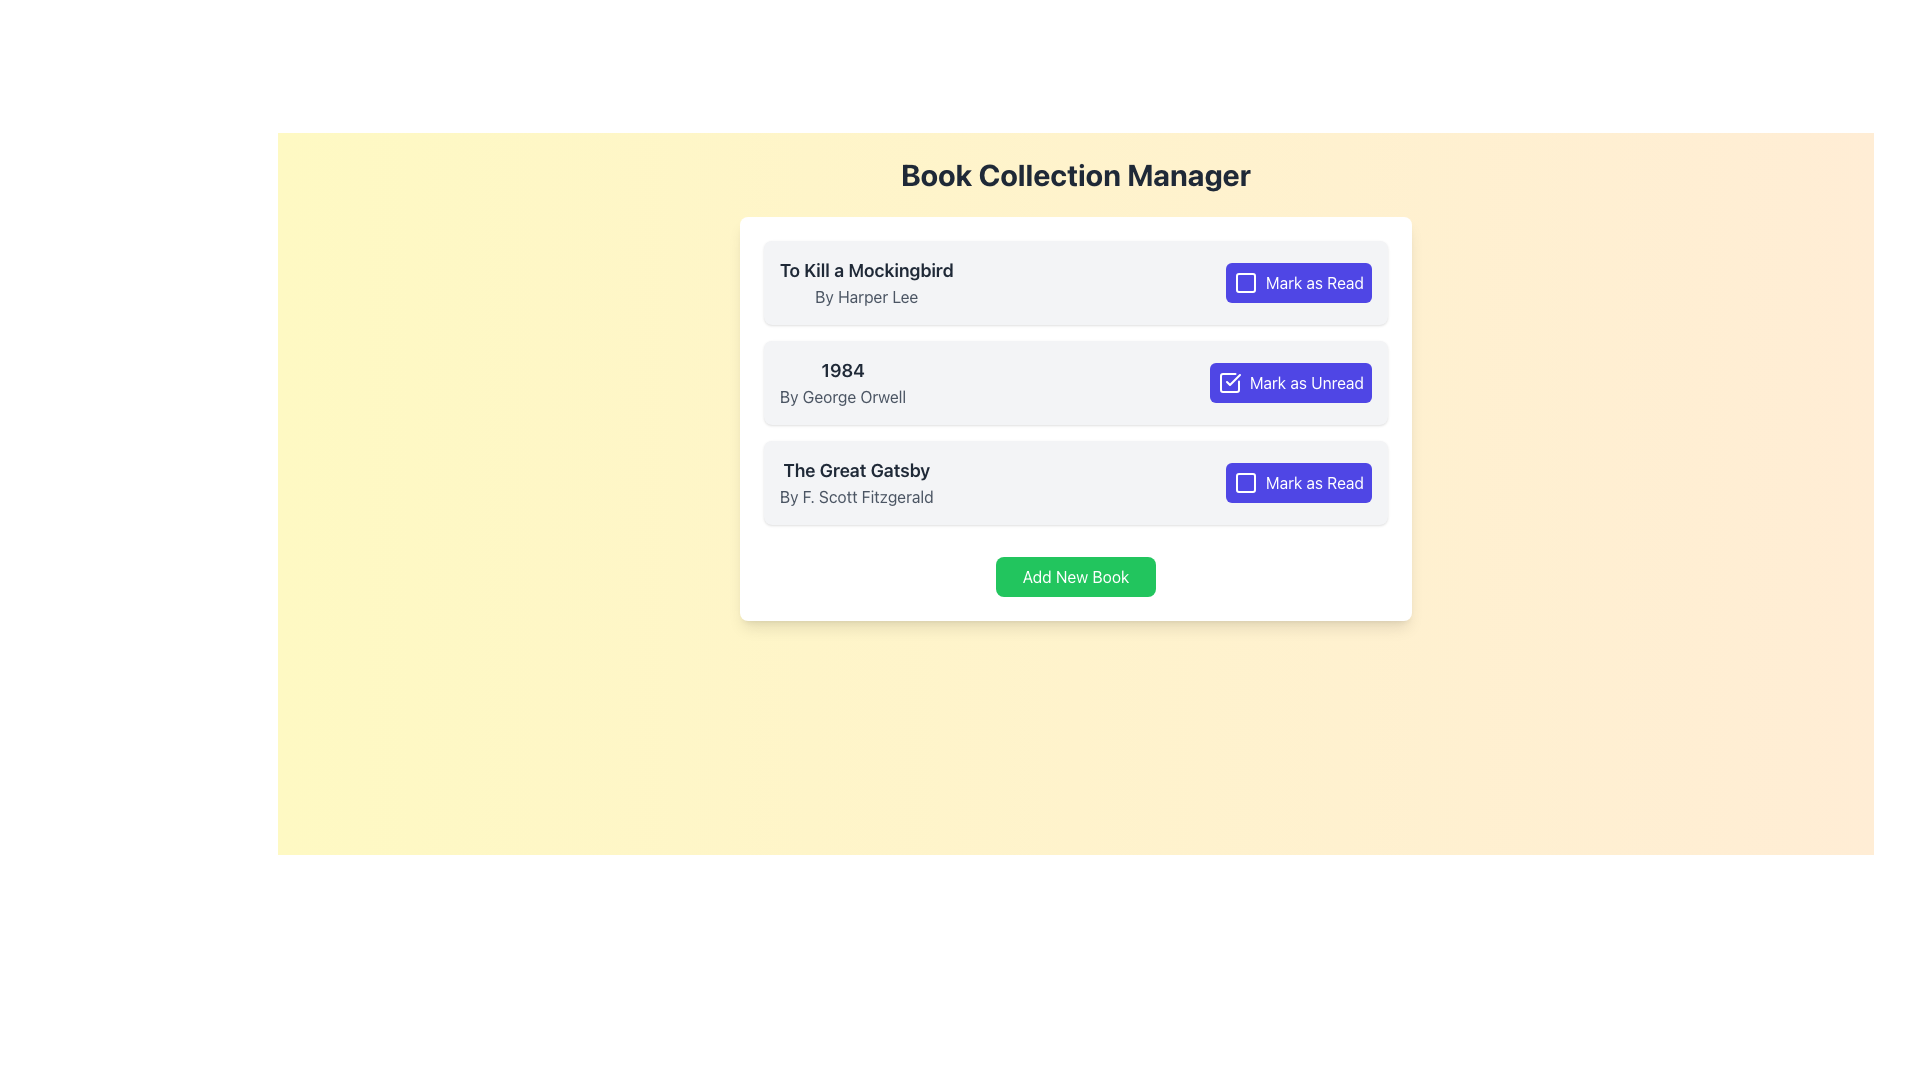  Describe the element at coordinates (843, 382) in the screenshot. I see `the text element displaying the title and author of the book located` at that location.